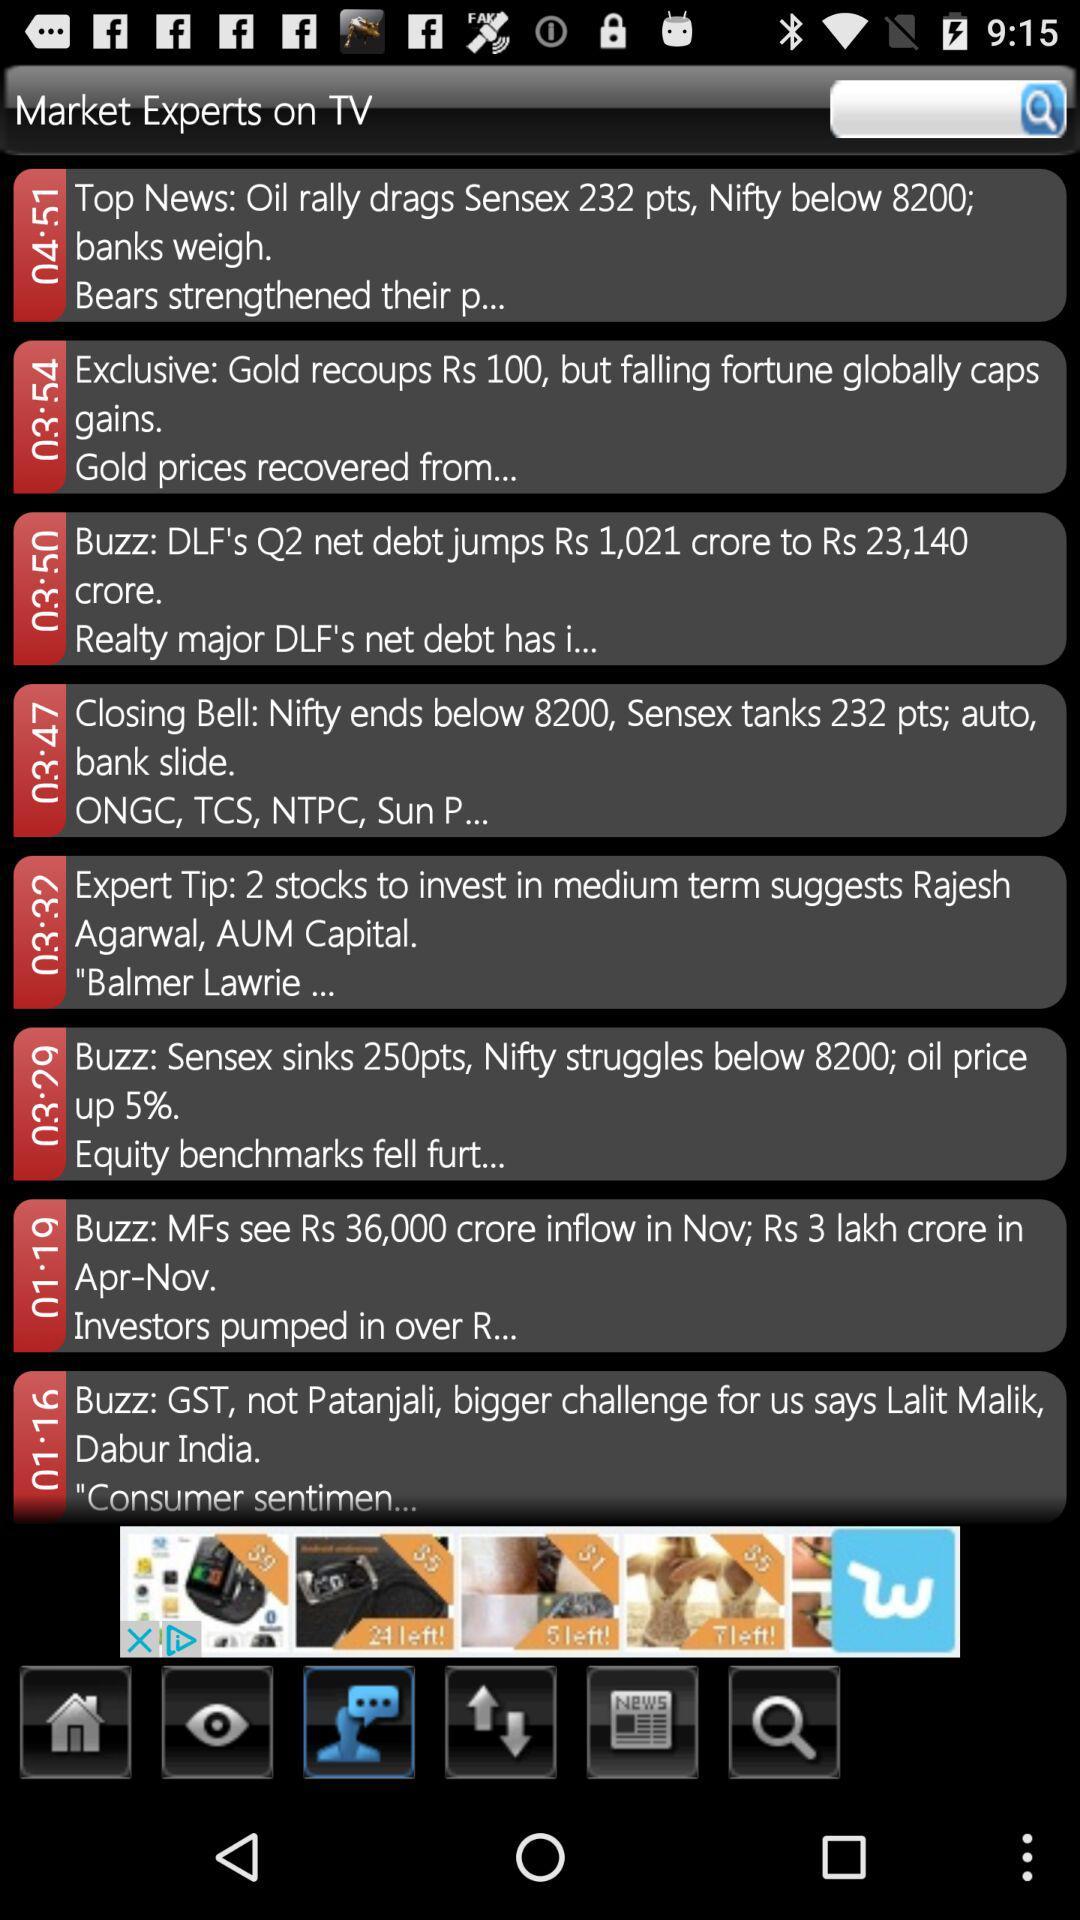  Describe the element at coordinates (75, 1727) in the screenshot. I see `home` at that location.